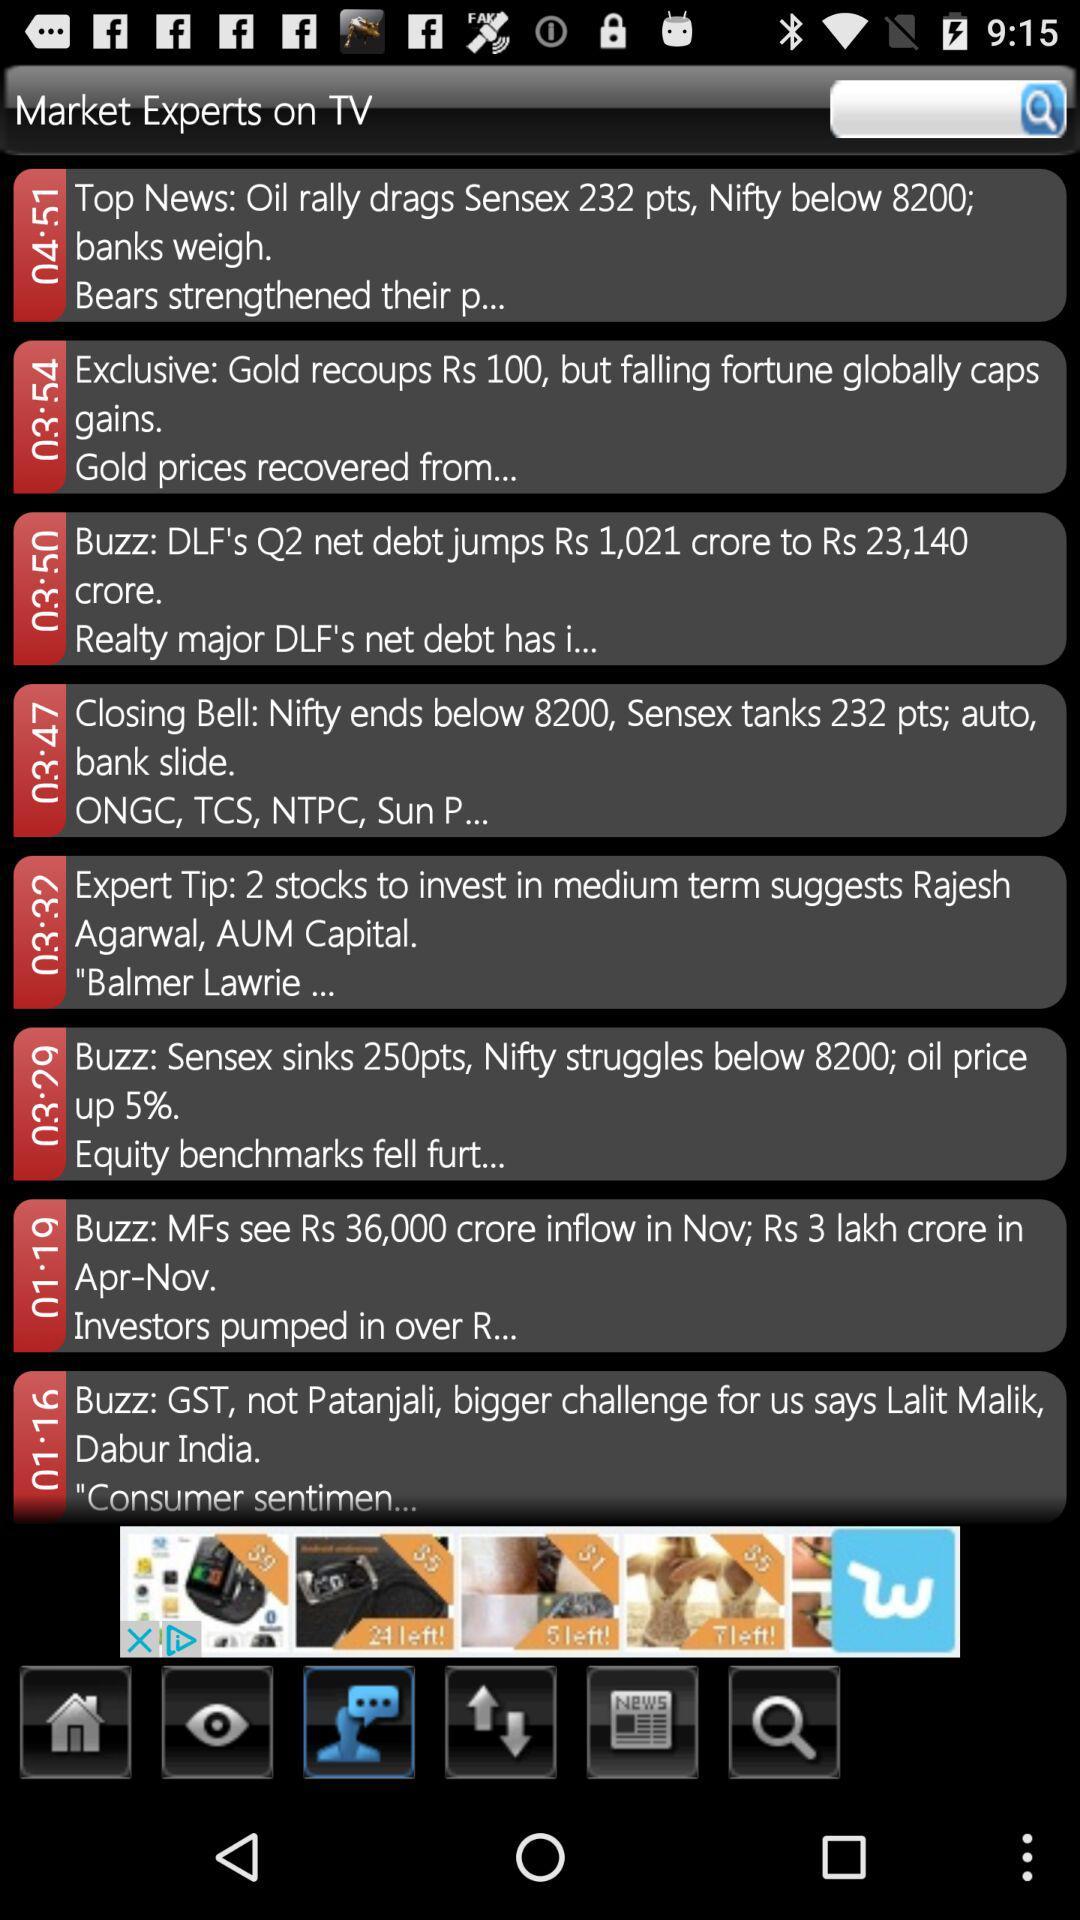  Describe the element at coordinates (75, 1727) in the screenshot. I see `home` at that location.